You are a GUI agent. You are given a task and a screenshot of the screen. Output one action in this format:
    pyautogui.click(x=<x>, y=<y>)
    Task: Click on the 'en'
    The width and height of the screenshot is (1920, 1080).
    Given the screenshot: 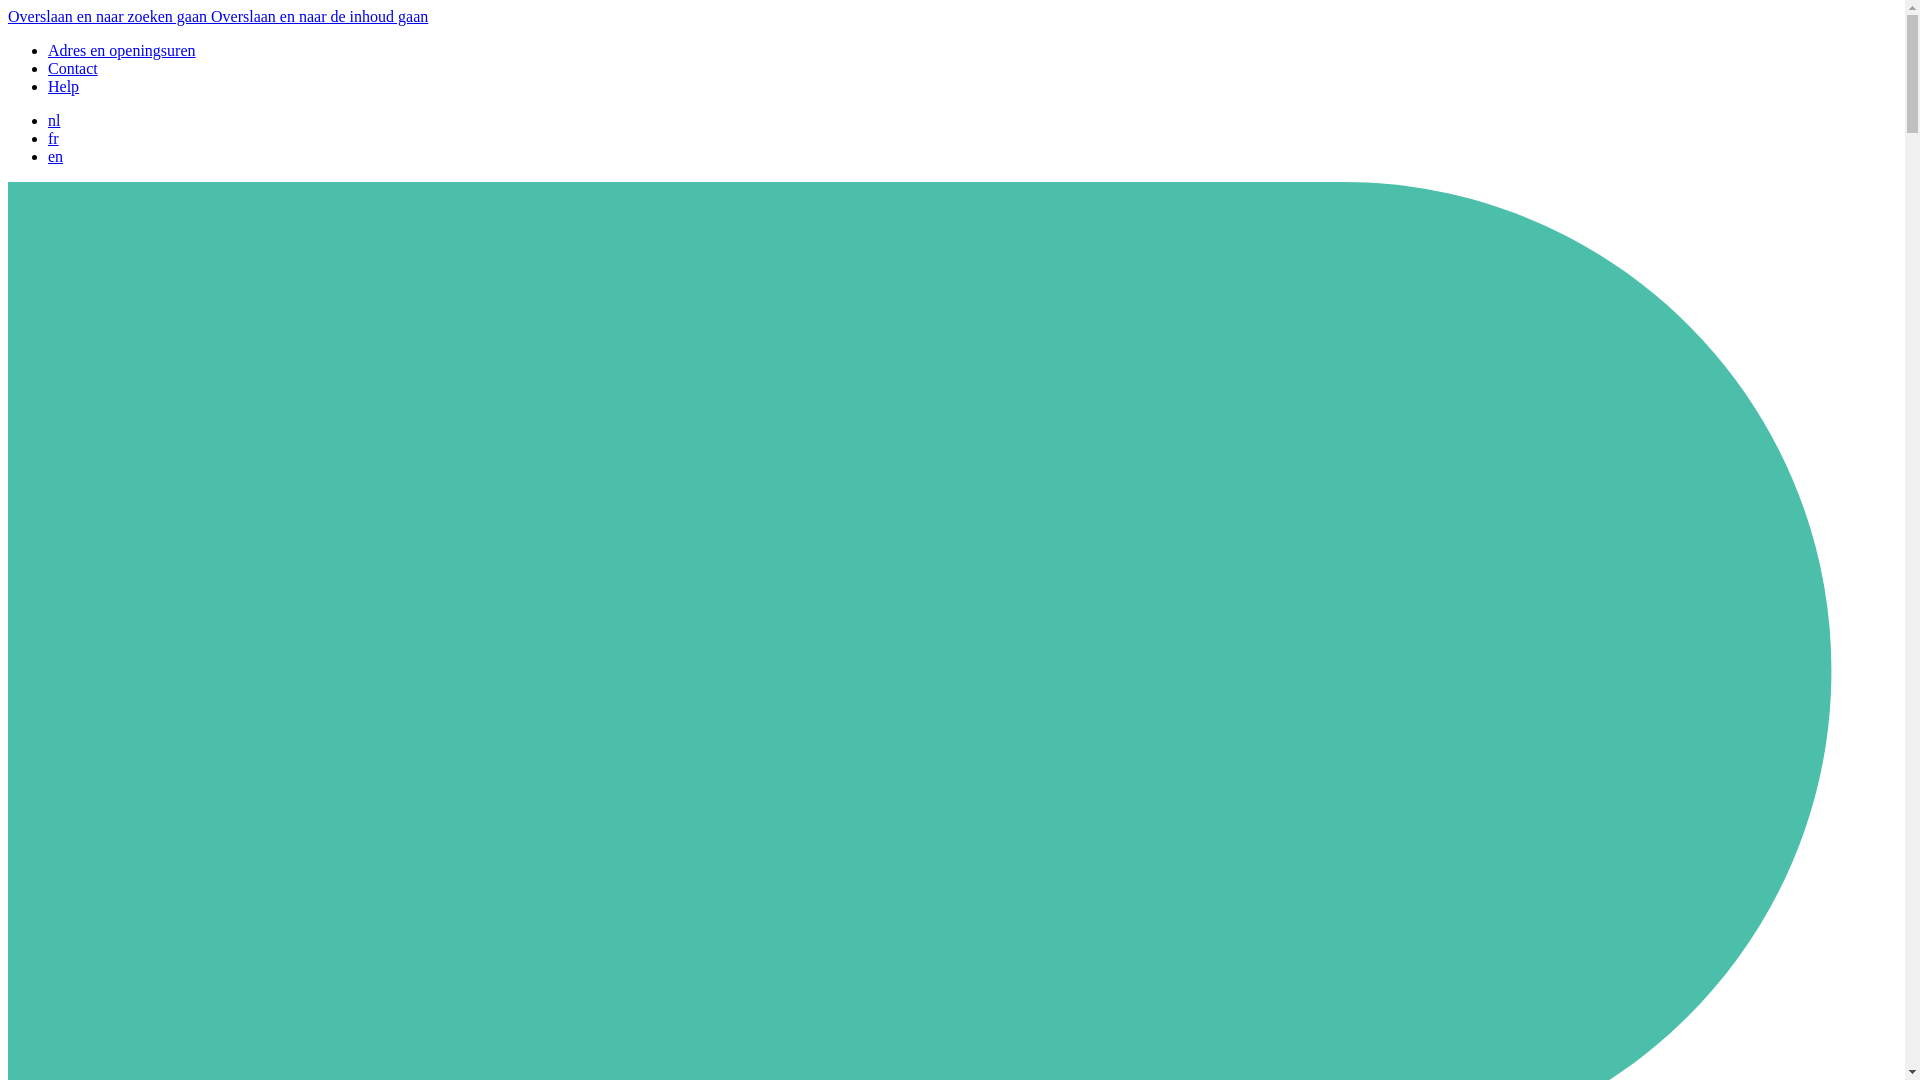 What is the action you would take?
    pyautogui.click(x=55, y=155)
    